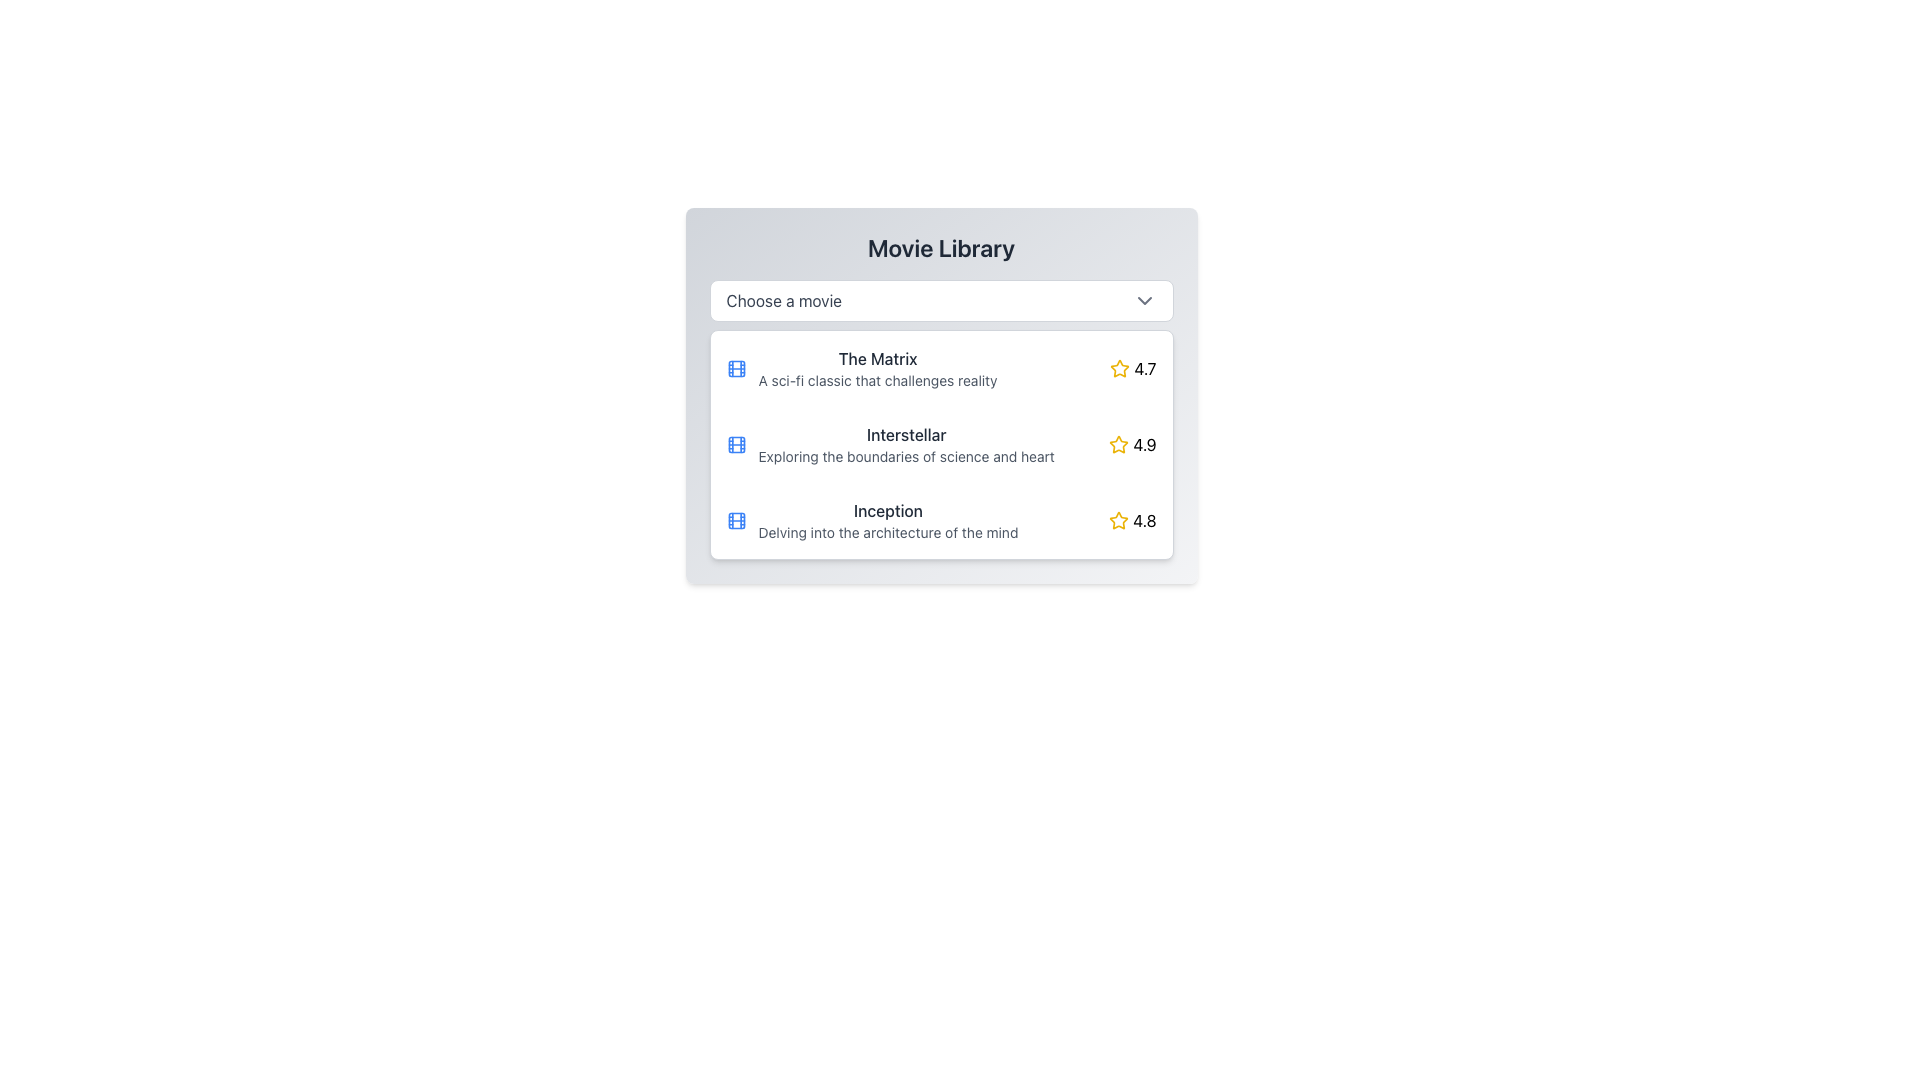 The height and width of the screenshot is (1080, 1920). Describe the element at coordinates (887, 519) in the screenshot. I see `informational text display for the movie title and description, which is the third entry in the 'Movie Library' card` at that location.